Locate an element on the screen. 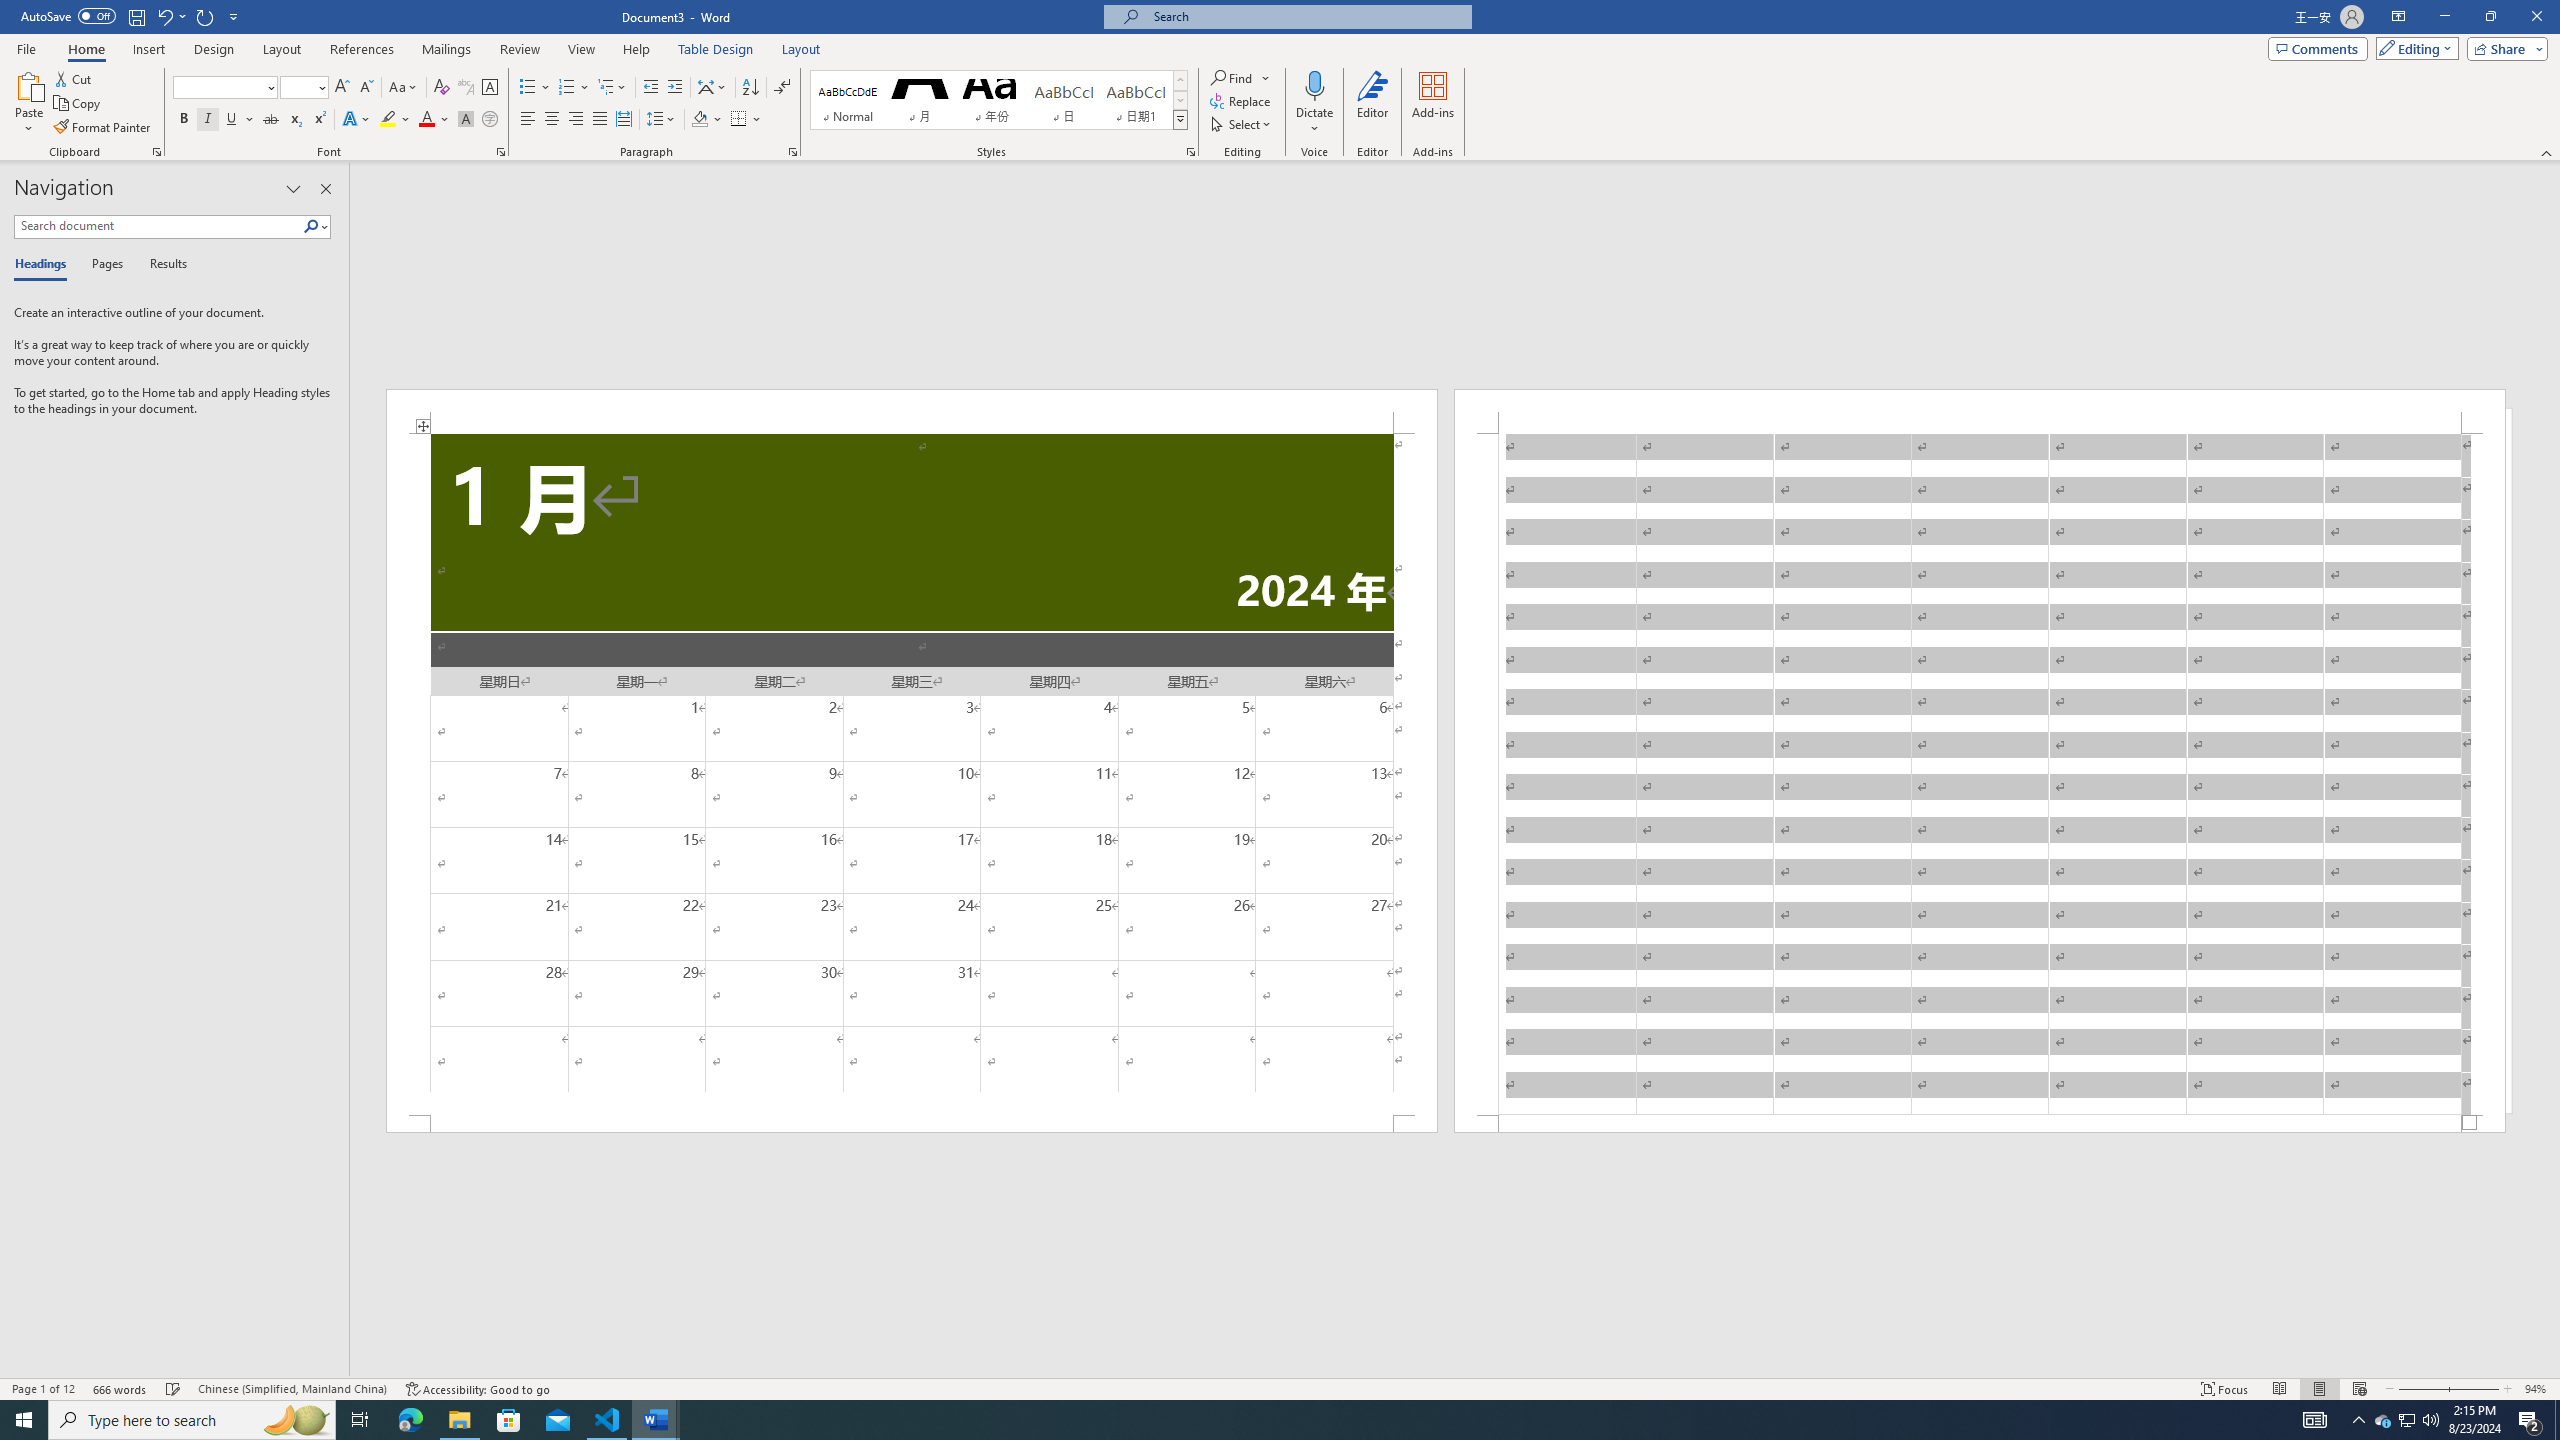  'Character Shading' is located at coordinates (464, 118).